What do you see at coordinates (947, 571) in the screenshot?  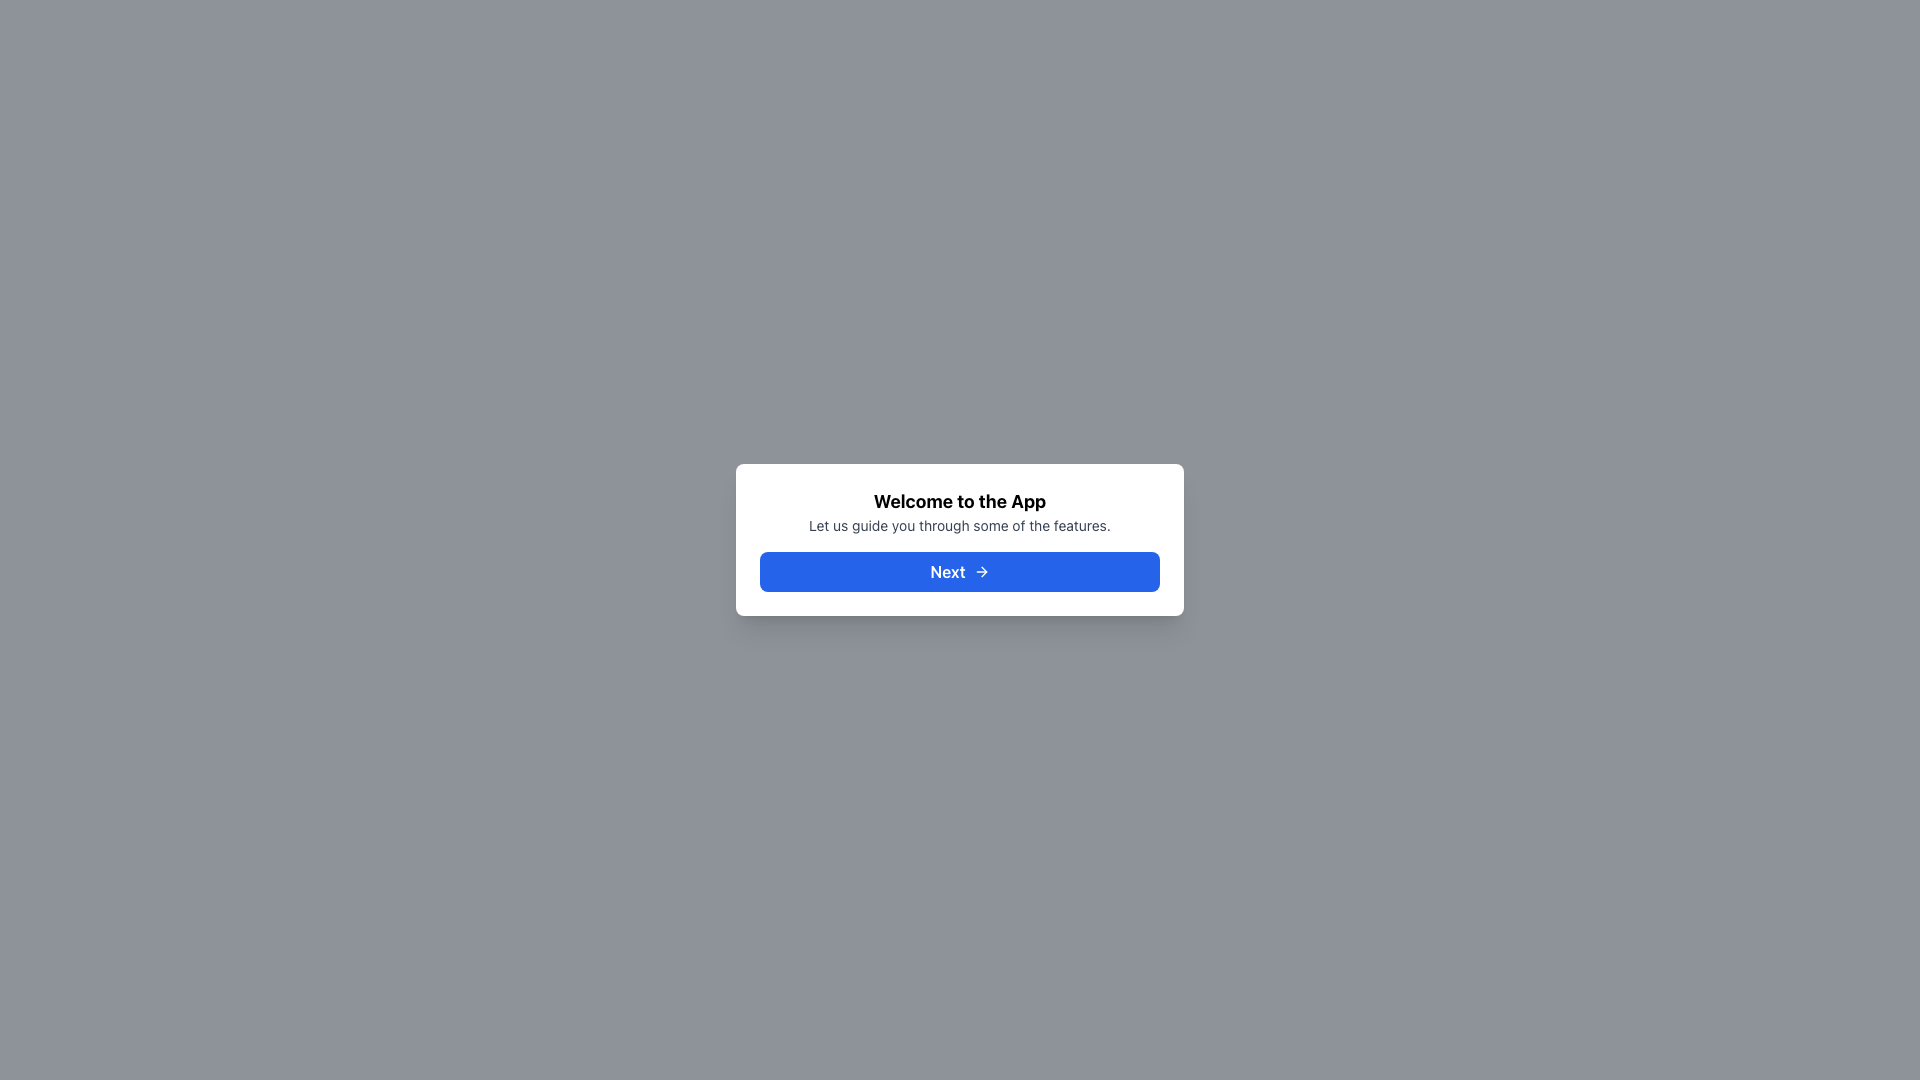 I see `the text label that serves as a label for the button, which is centrally aligned within a blue rectangular button group located near the bottom of the main white card area` at bounding box center [947, 571].